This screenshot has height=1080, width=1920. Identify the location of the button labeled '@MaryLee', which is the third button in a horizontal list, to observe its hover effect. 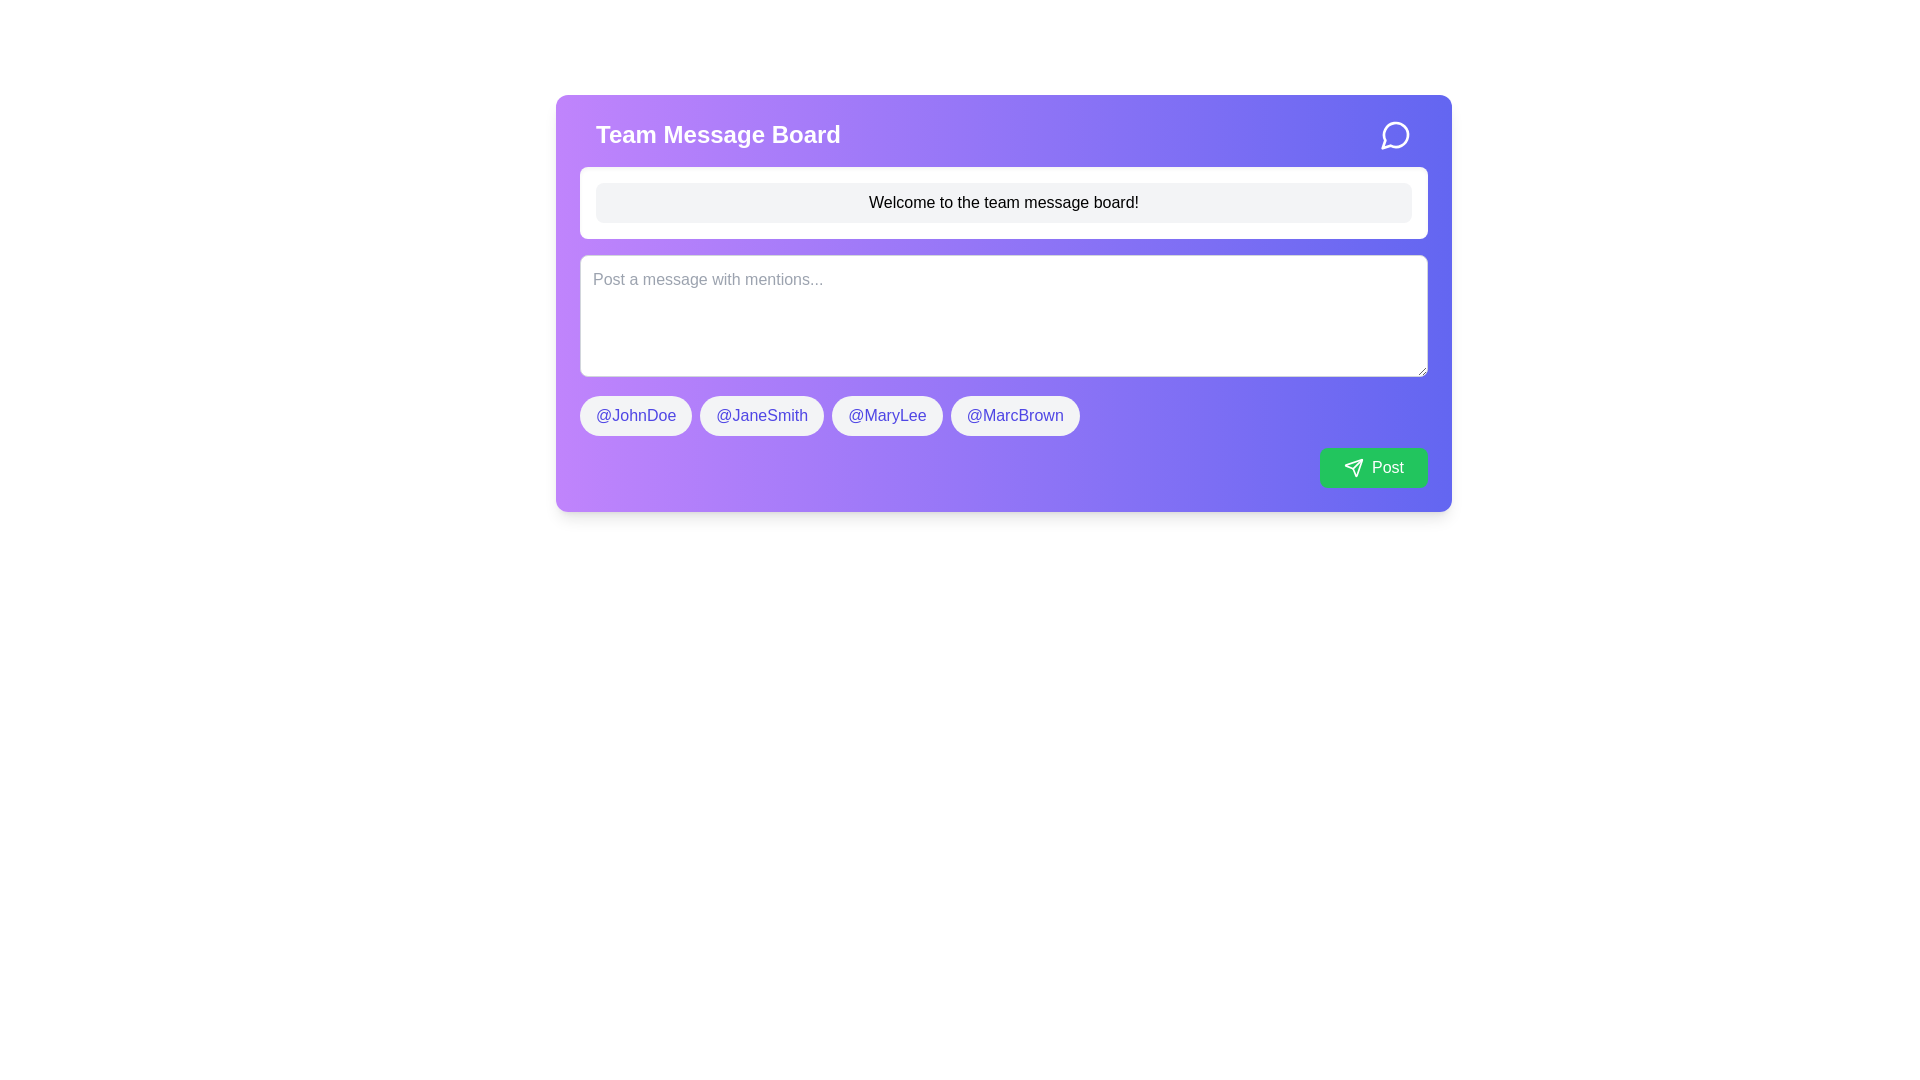
(886, 415).